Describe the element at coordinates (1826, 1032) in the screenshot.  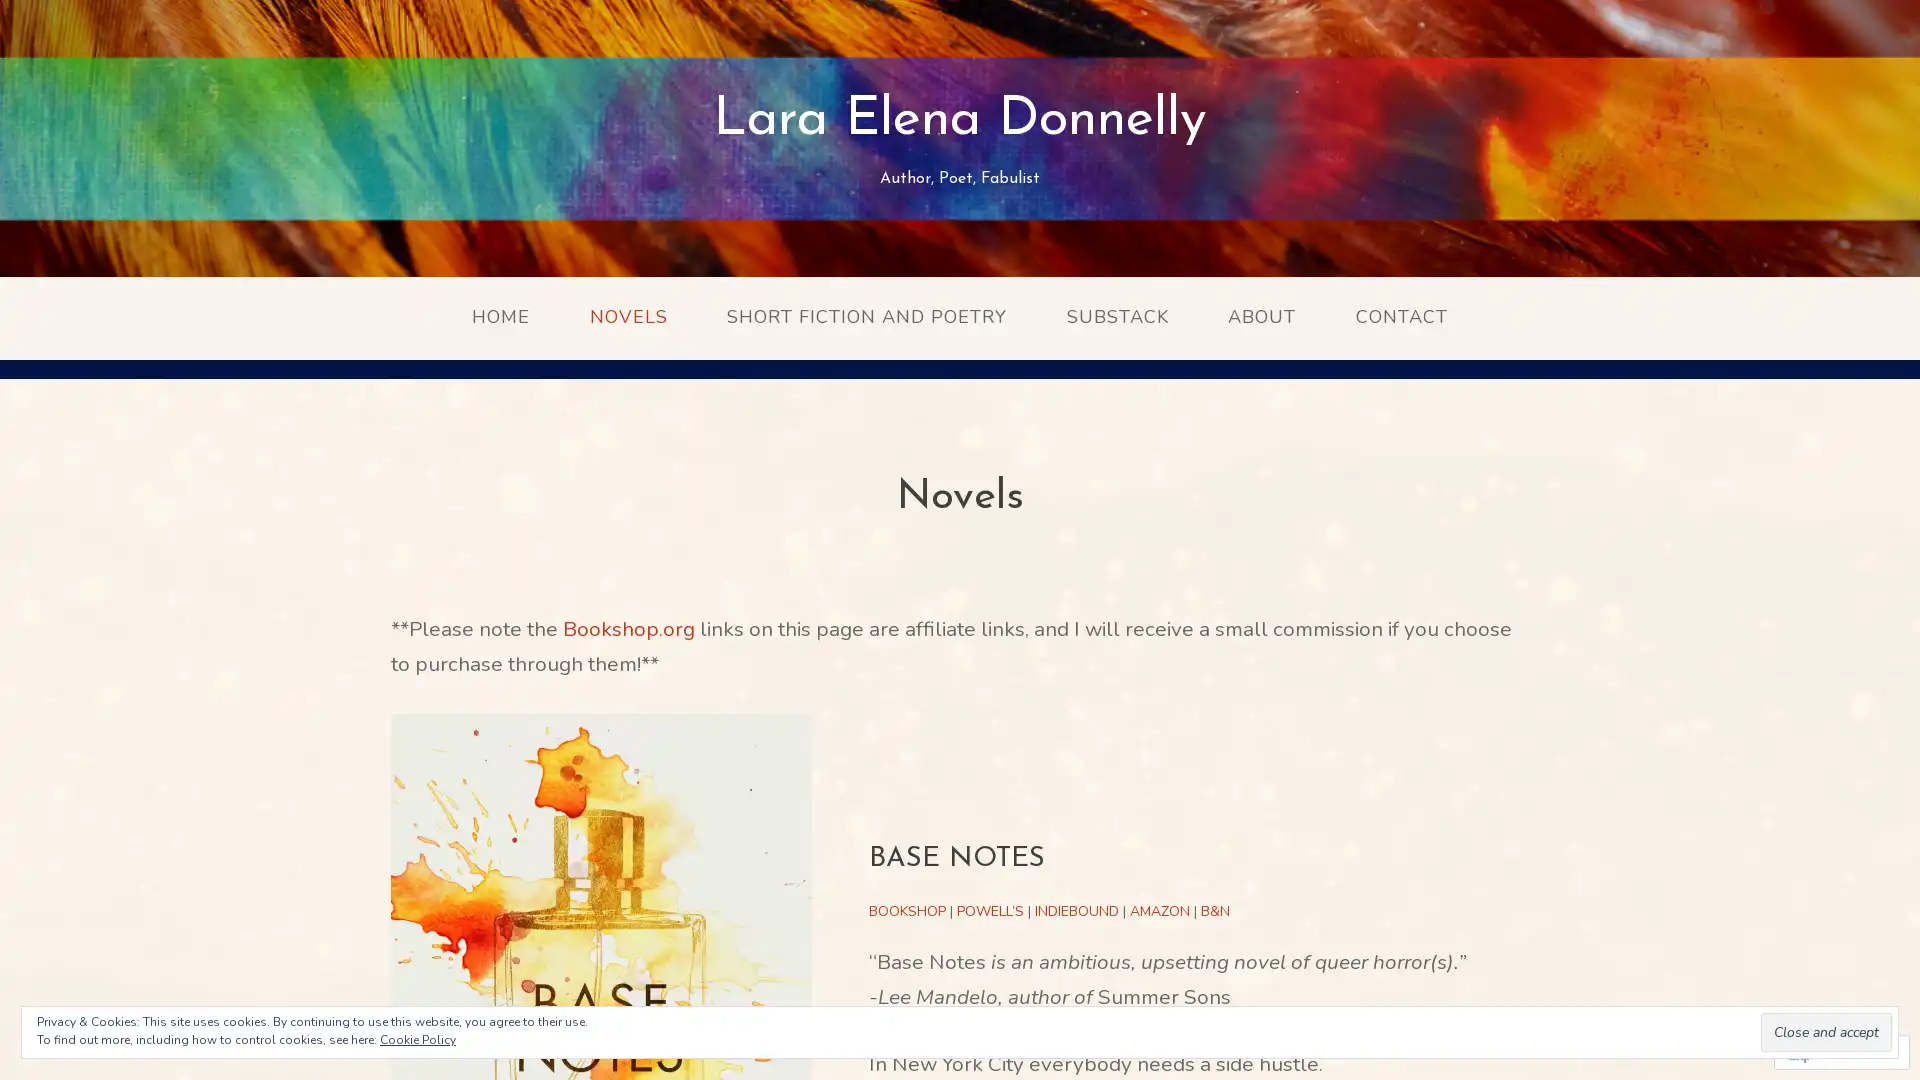
I see `Close and accept` at that location.